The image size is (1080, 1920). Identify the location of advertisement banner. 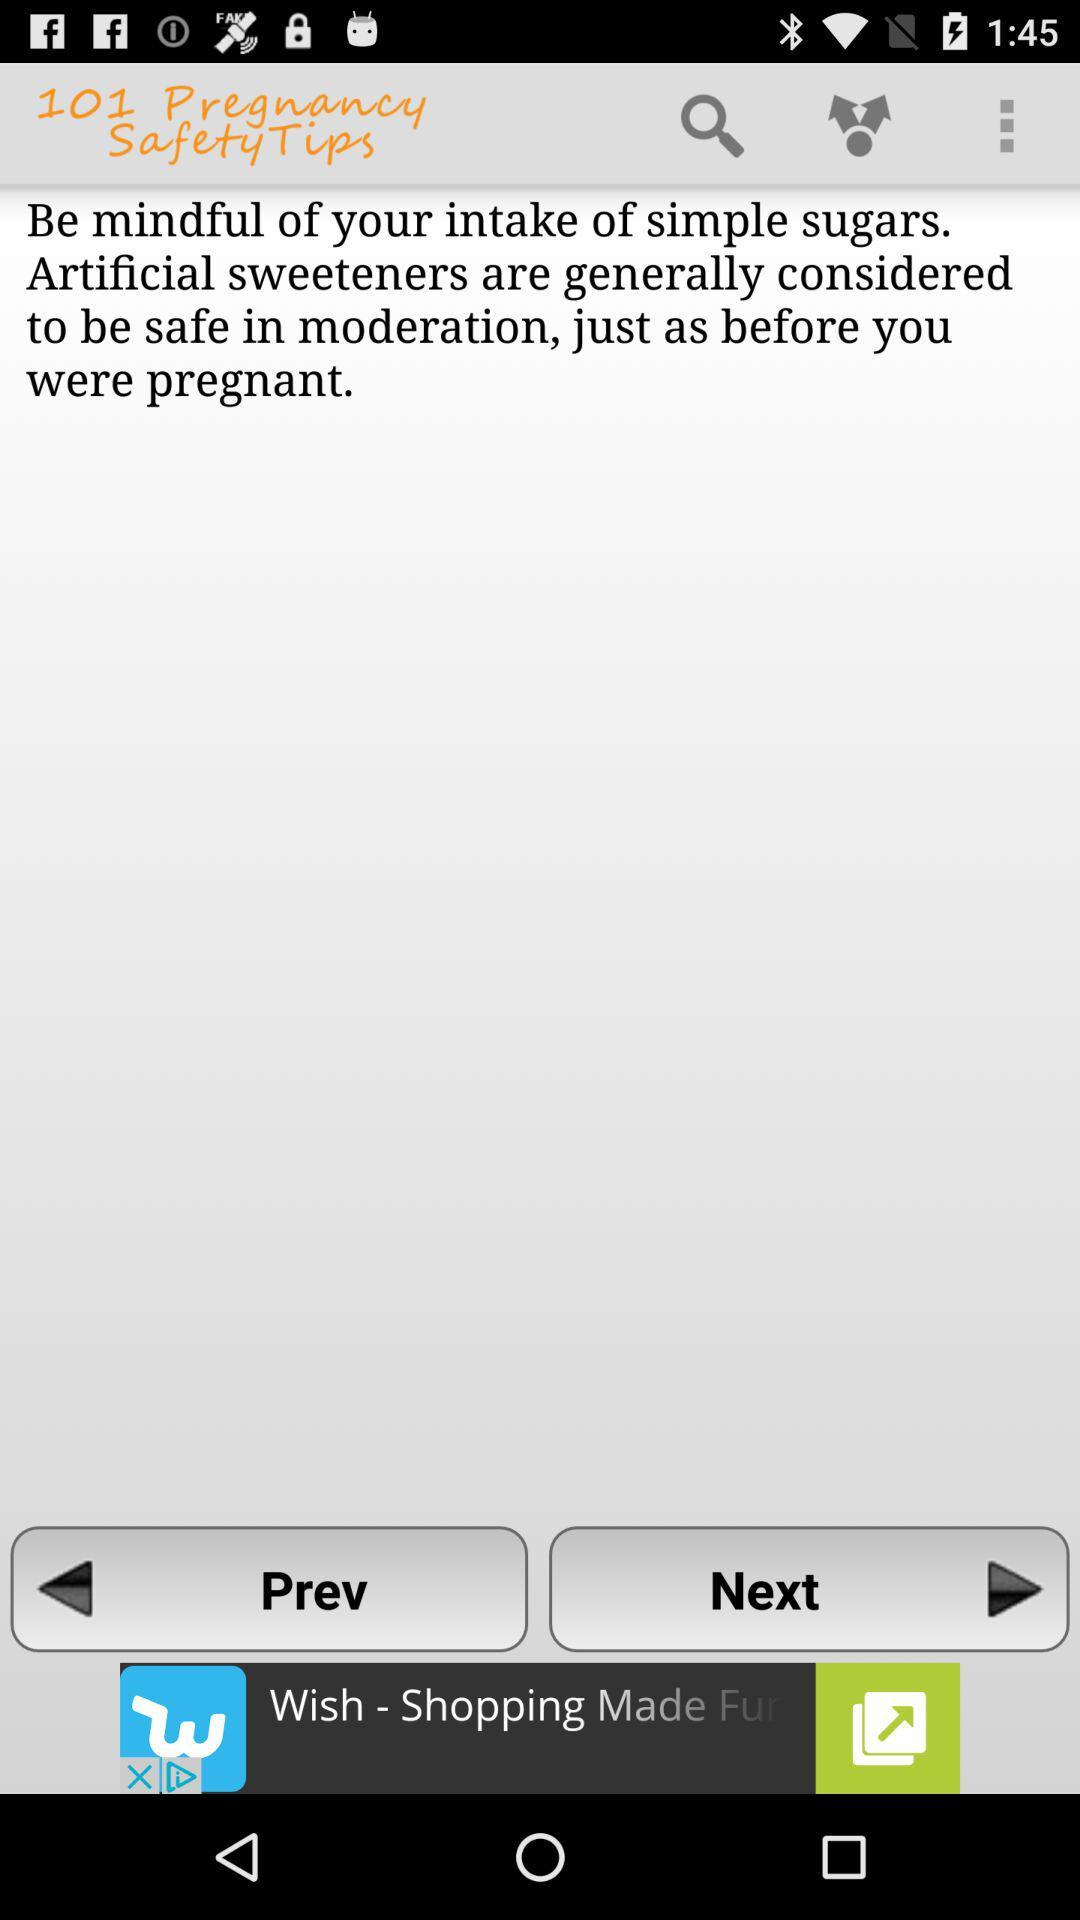
(540, 1727).